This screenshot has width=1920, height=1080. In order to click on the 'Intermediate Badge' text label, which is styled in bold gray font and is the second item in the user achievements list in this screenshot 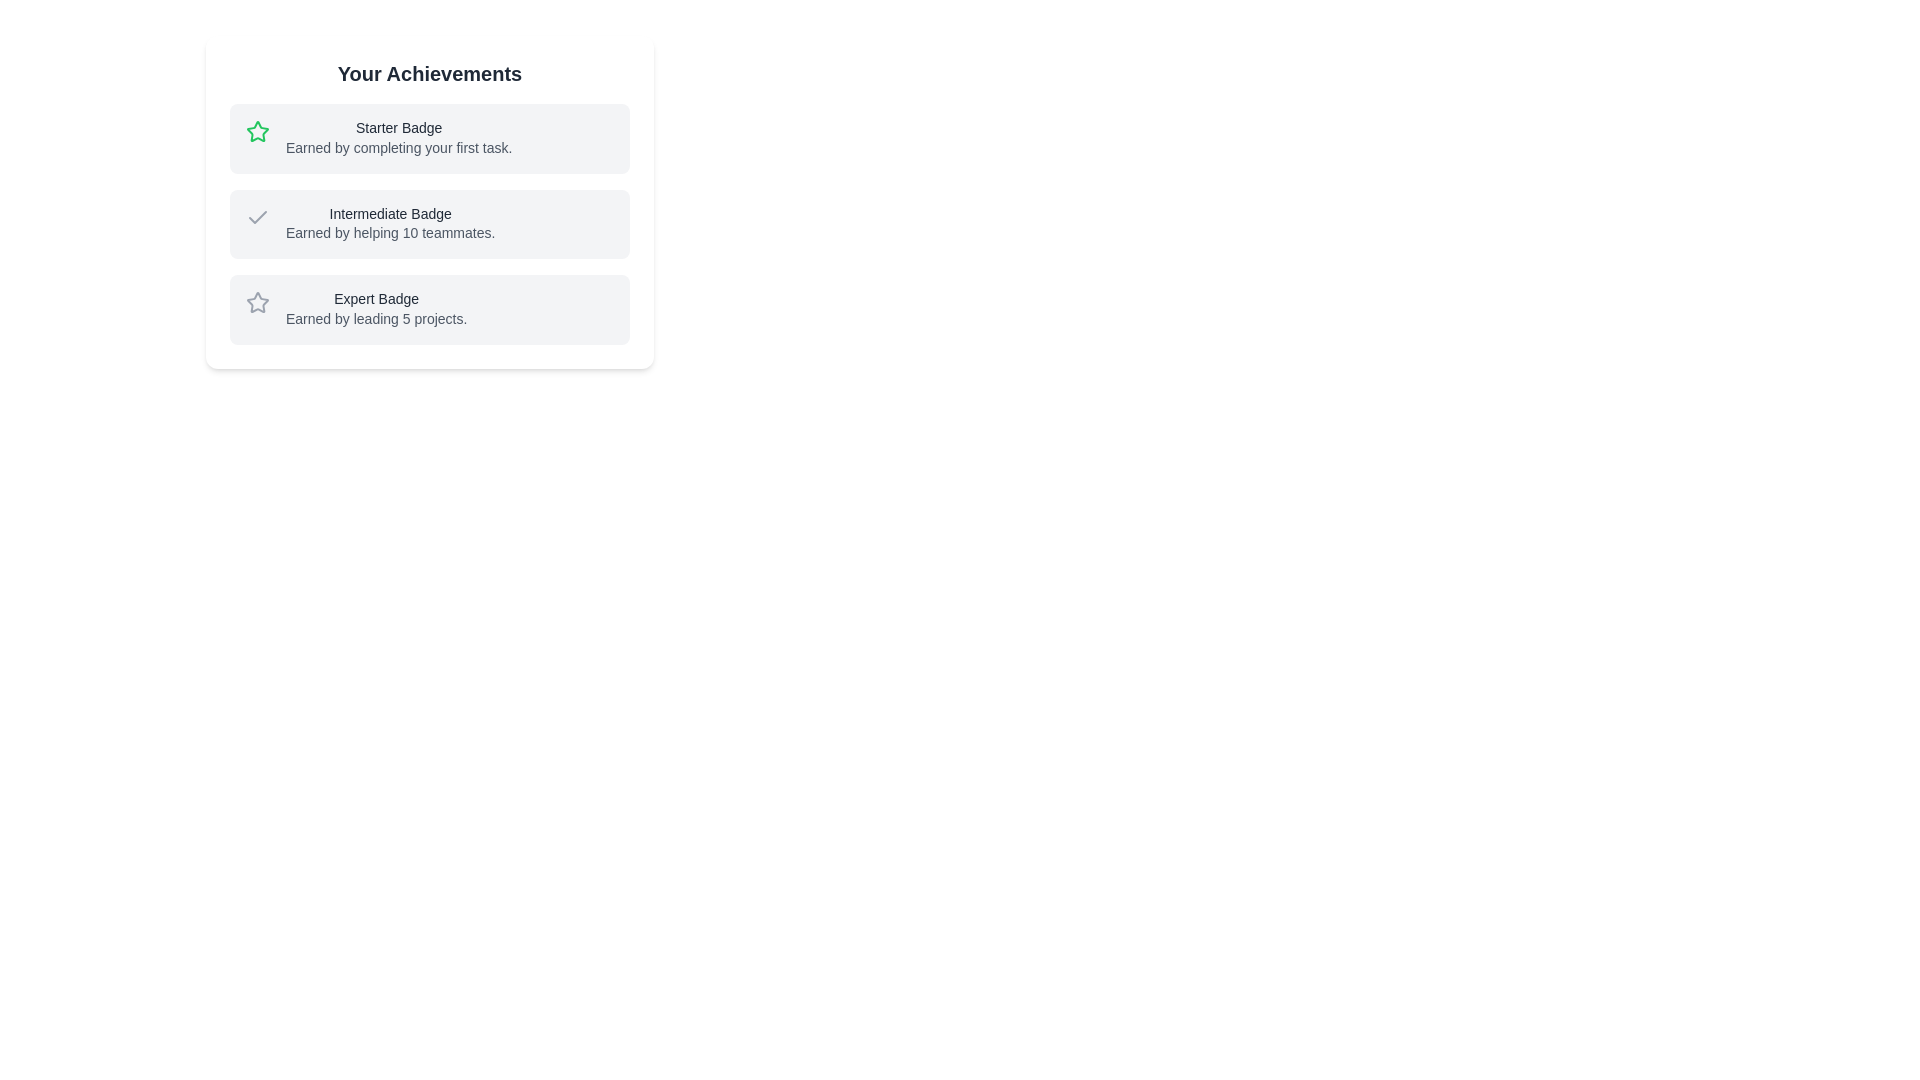, I will do `click(390, 224)`.